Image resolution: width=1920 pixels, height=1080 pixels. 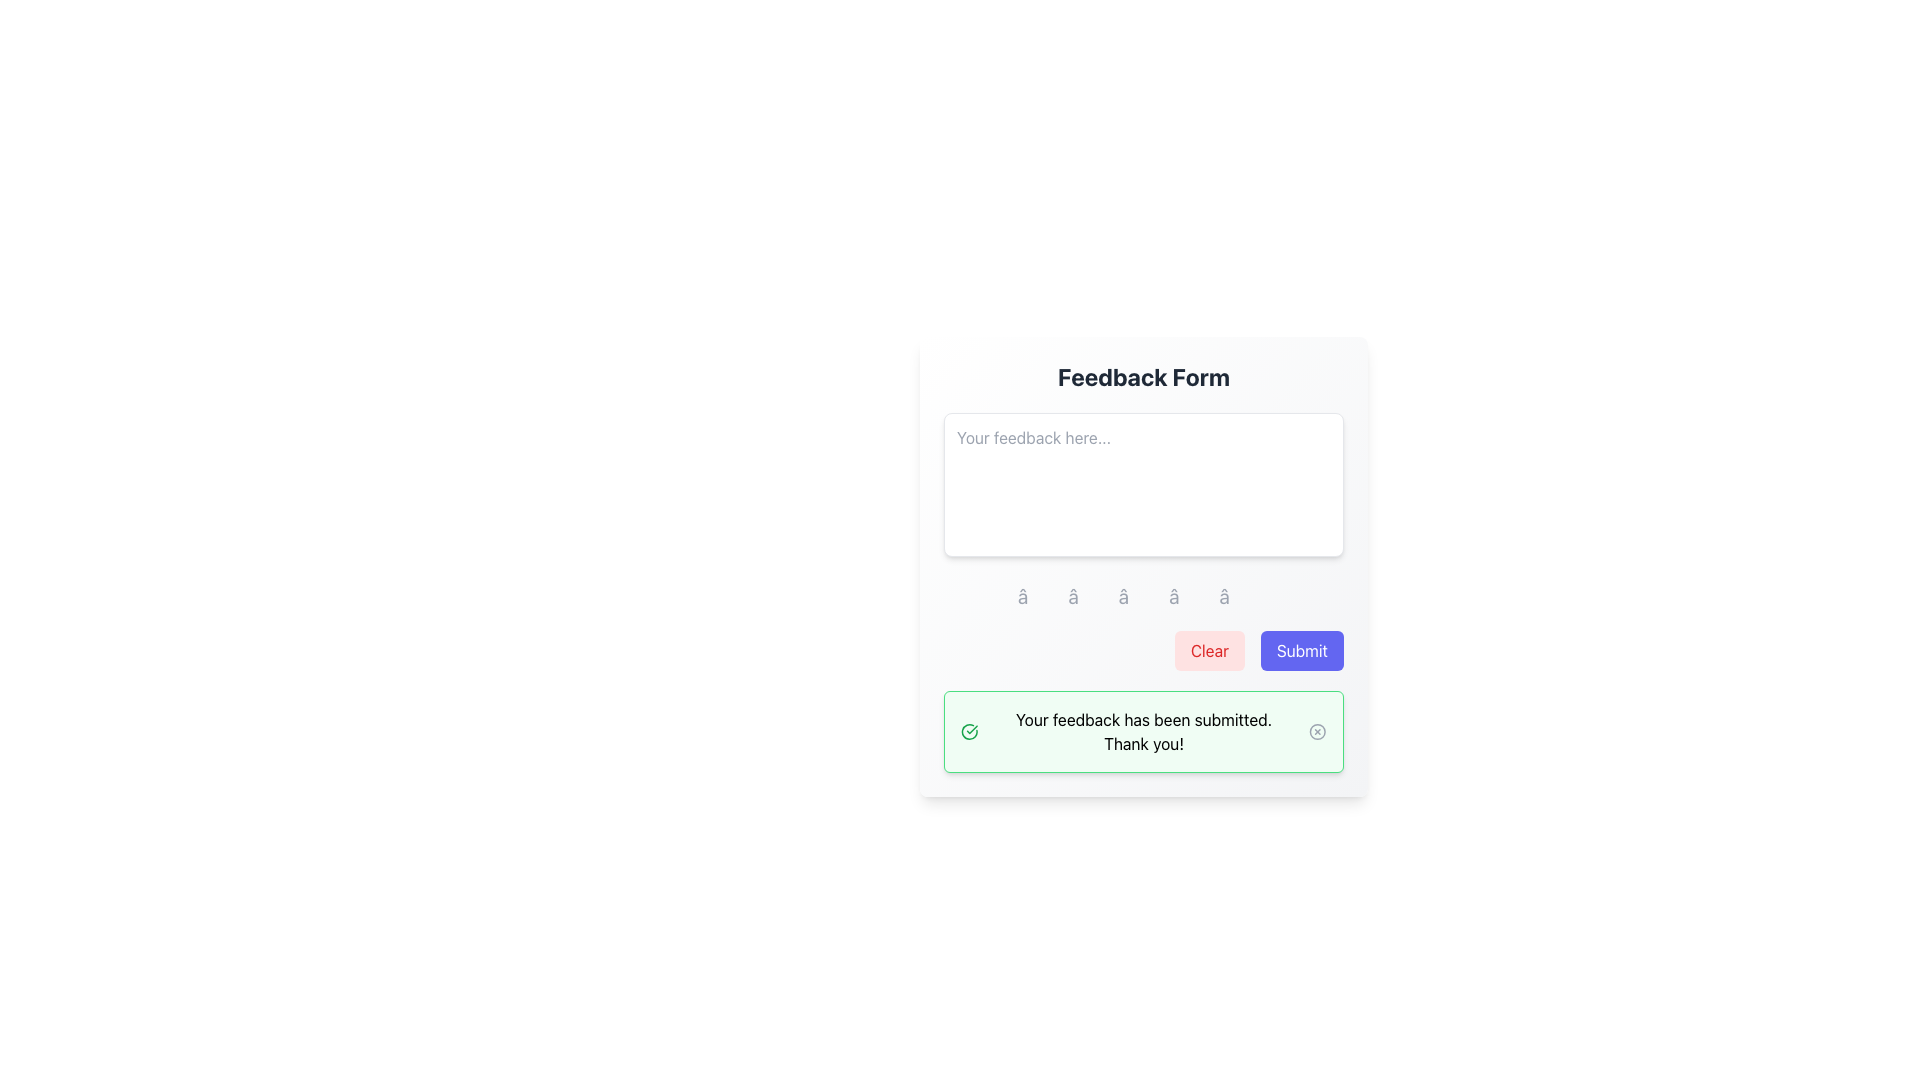 What do you see at coordinates (1092, 596) in the screenshot?
I see `the second star in the rating input to indicate a preference or feedback score` at bounding box center [1092, 596].